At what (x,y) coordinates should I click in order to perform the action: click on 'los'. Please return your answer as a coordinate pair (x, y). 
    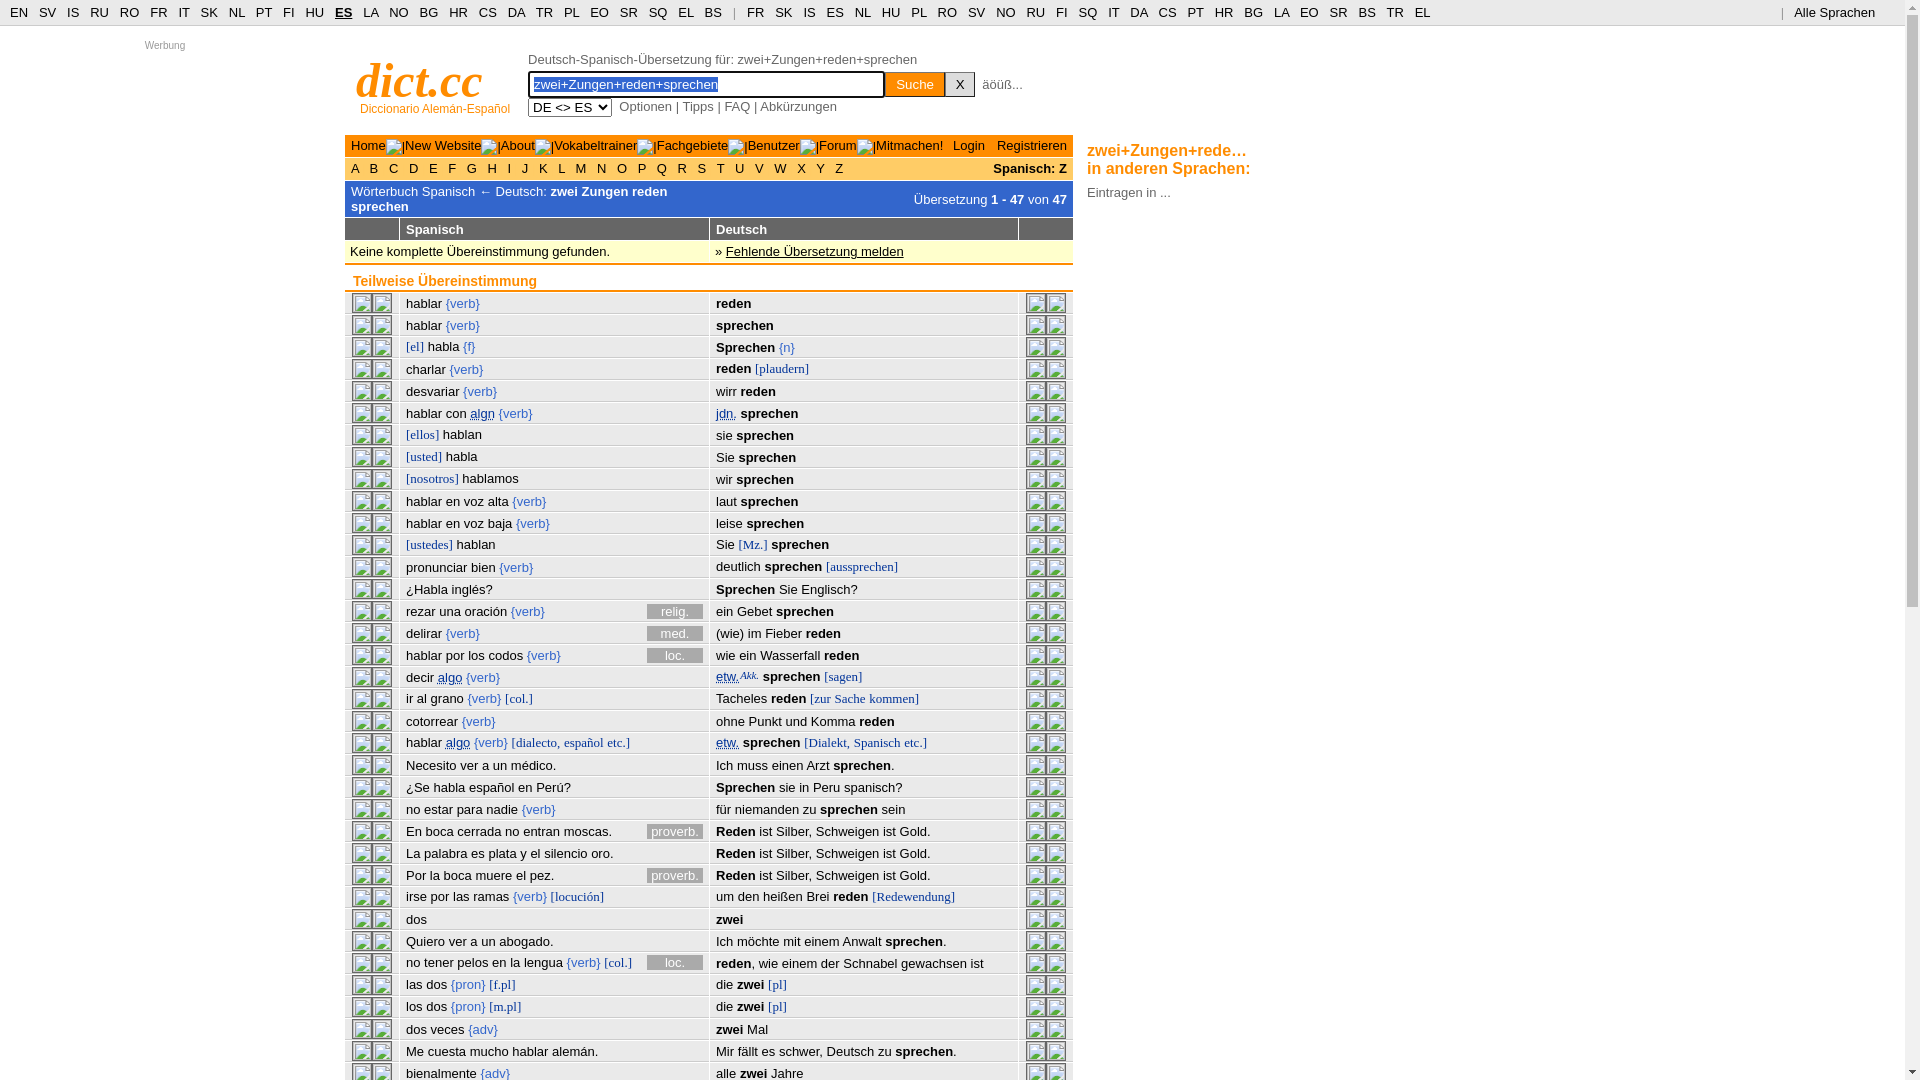
    Looking at the image, I should click on (405, 1006).